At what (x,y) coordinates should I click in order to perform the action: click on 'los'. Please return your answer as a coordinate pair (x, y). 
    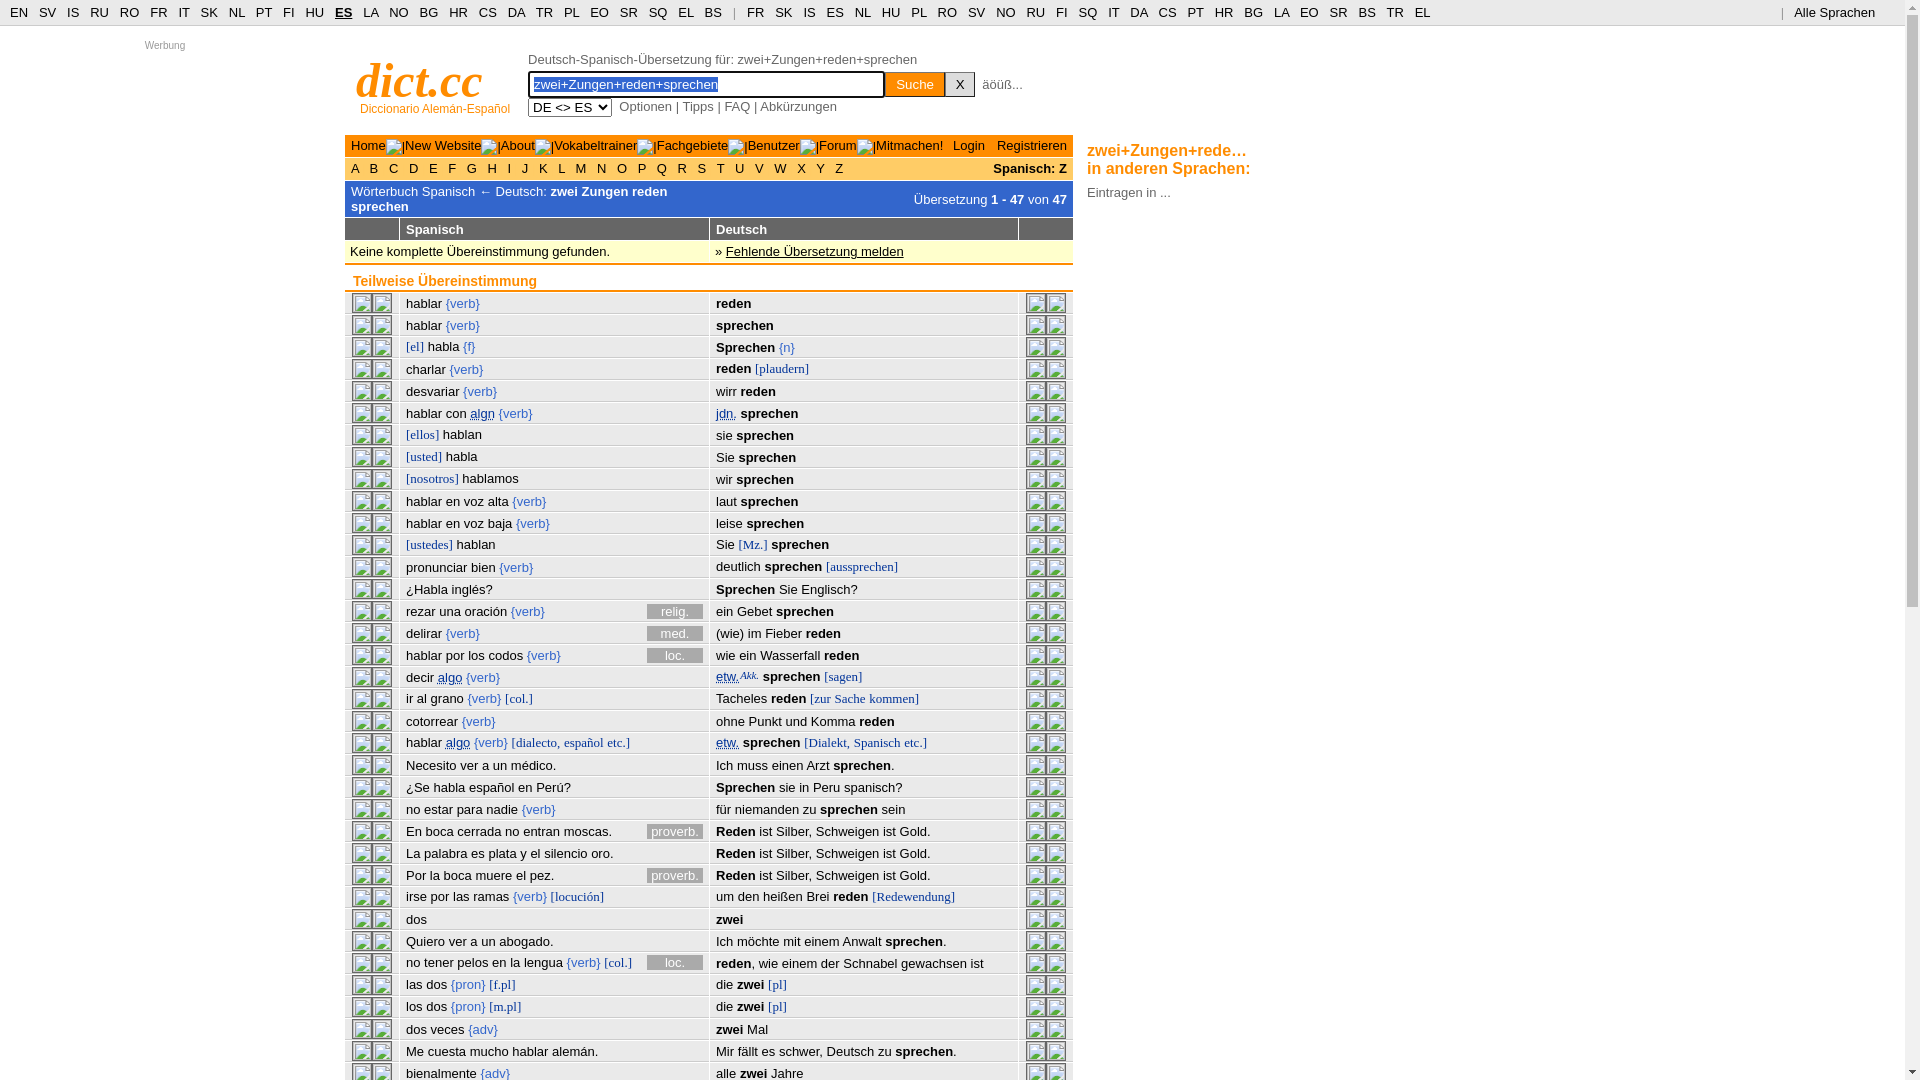
    Looking at the image, I should click on (405, 1006).